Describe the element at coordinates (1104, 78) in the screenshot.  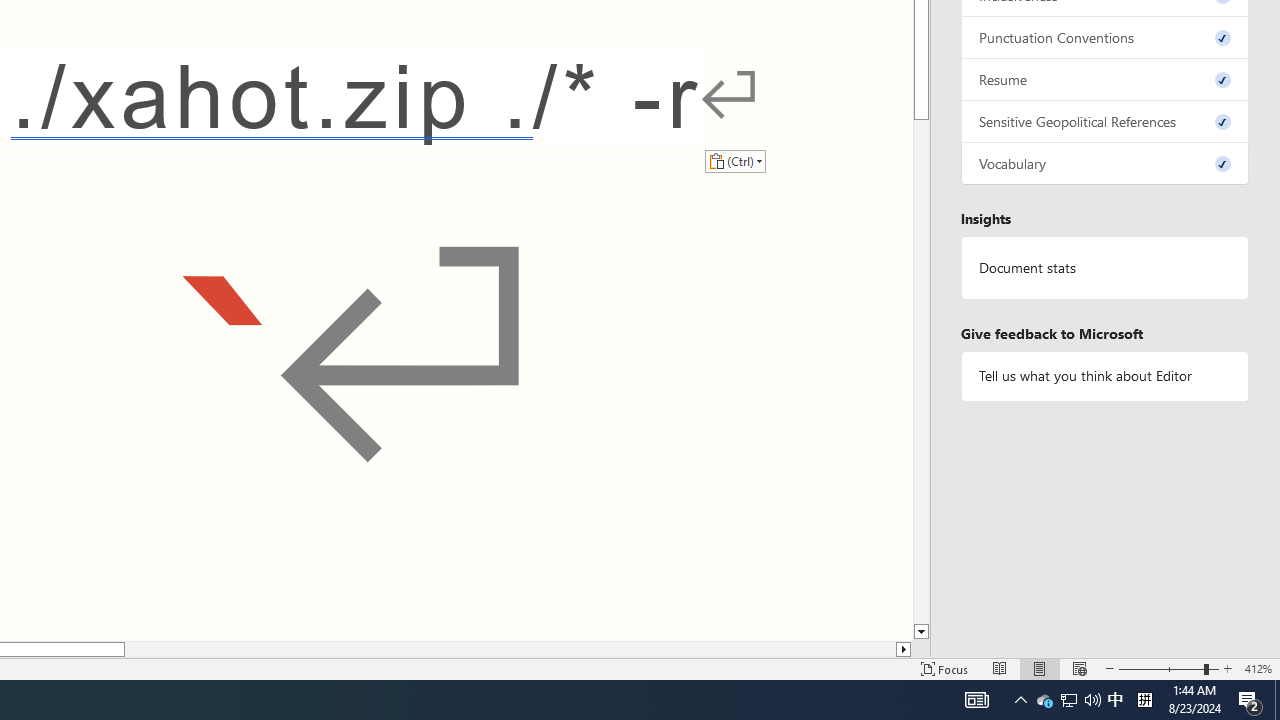
I see `'Resume, 0 issues. Press space or enter to review items.'` at that location.